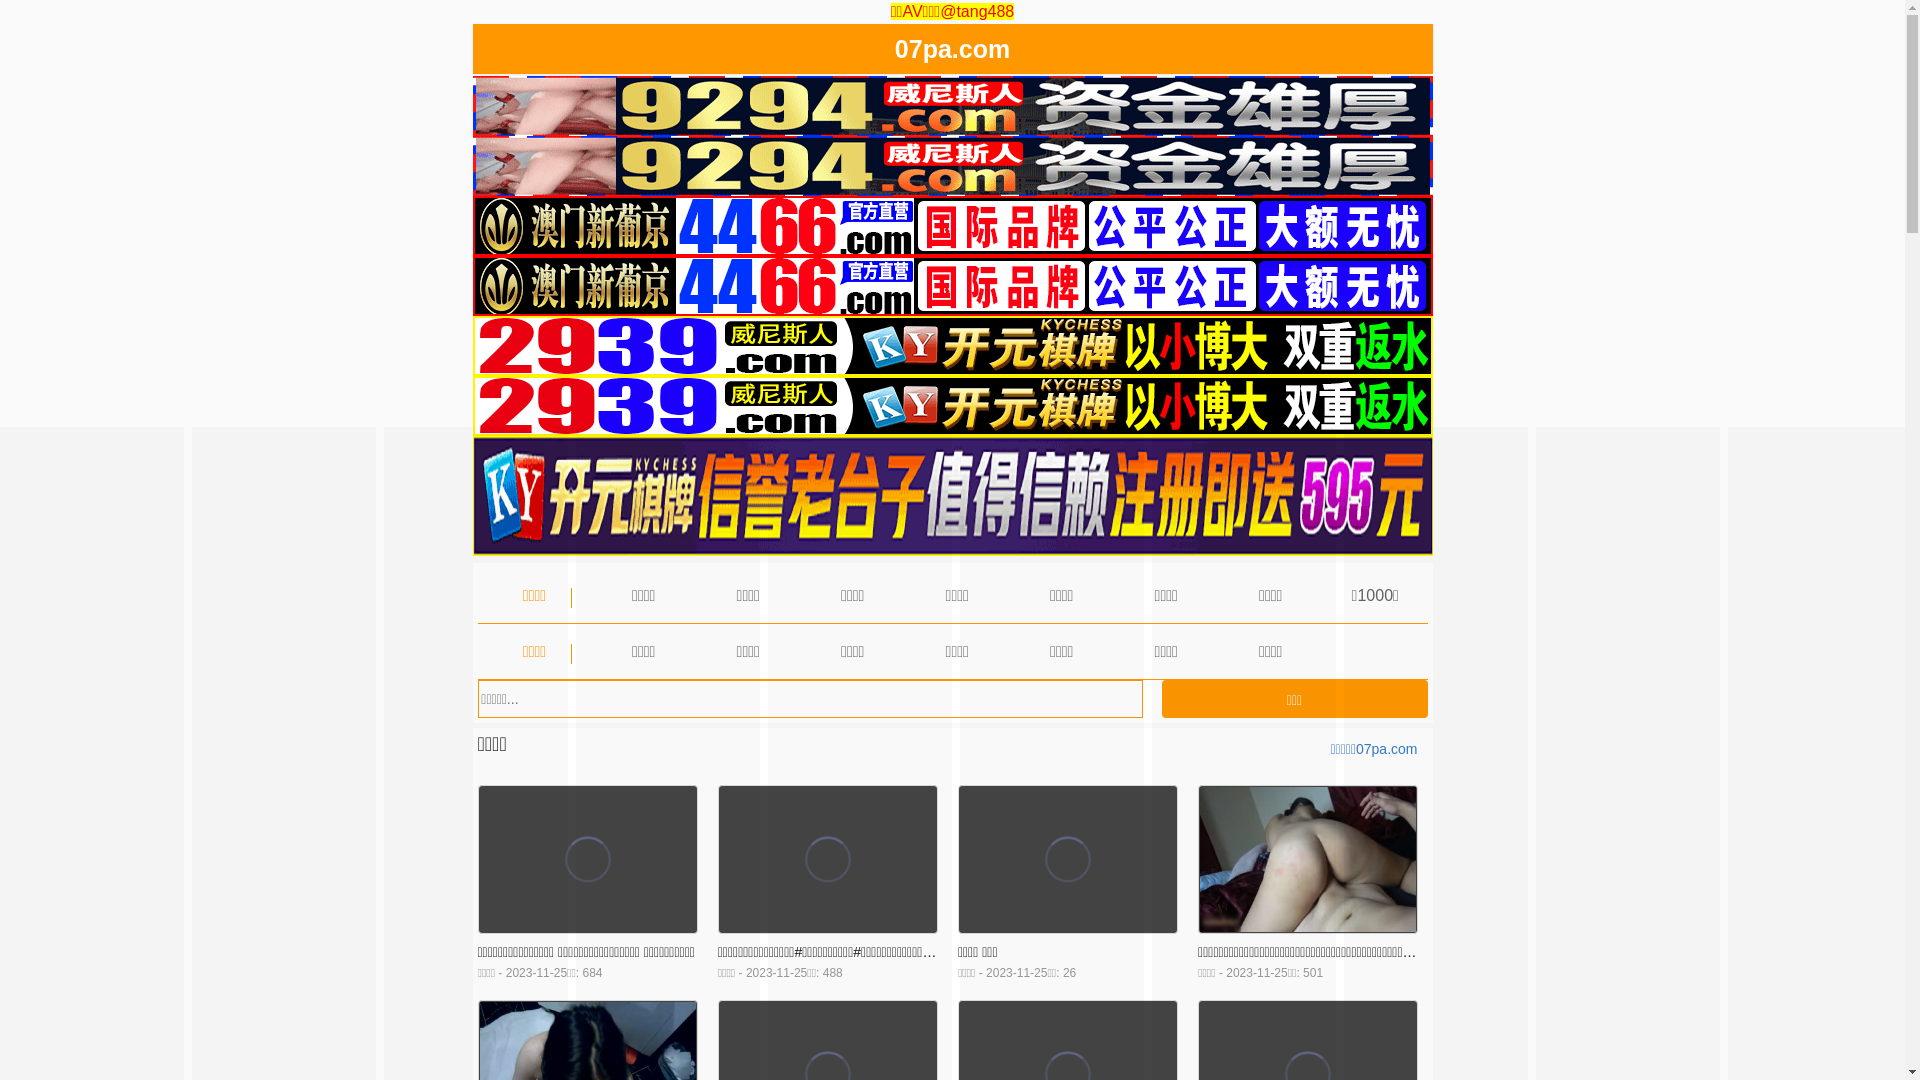  I want to click on '07pa.com', so click(893, 52).